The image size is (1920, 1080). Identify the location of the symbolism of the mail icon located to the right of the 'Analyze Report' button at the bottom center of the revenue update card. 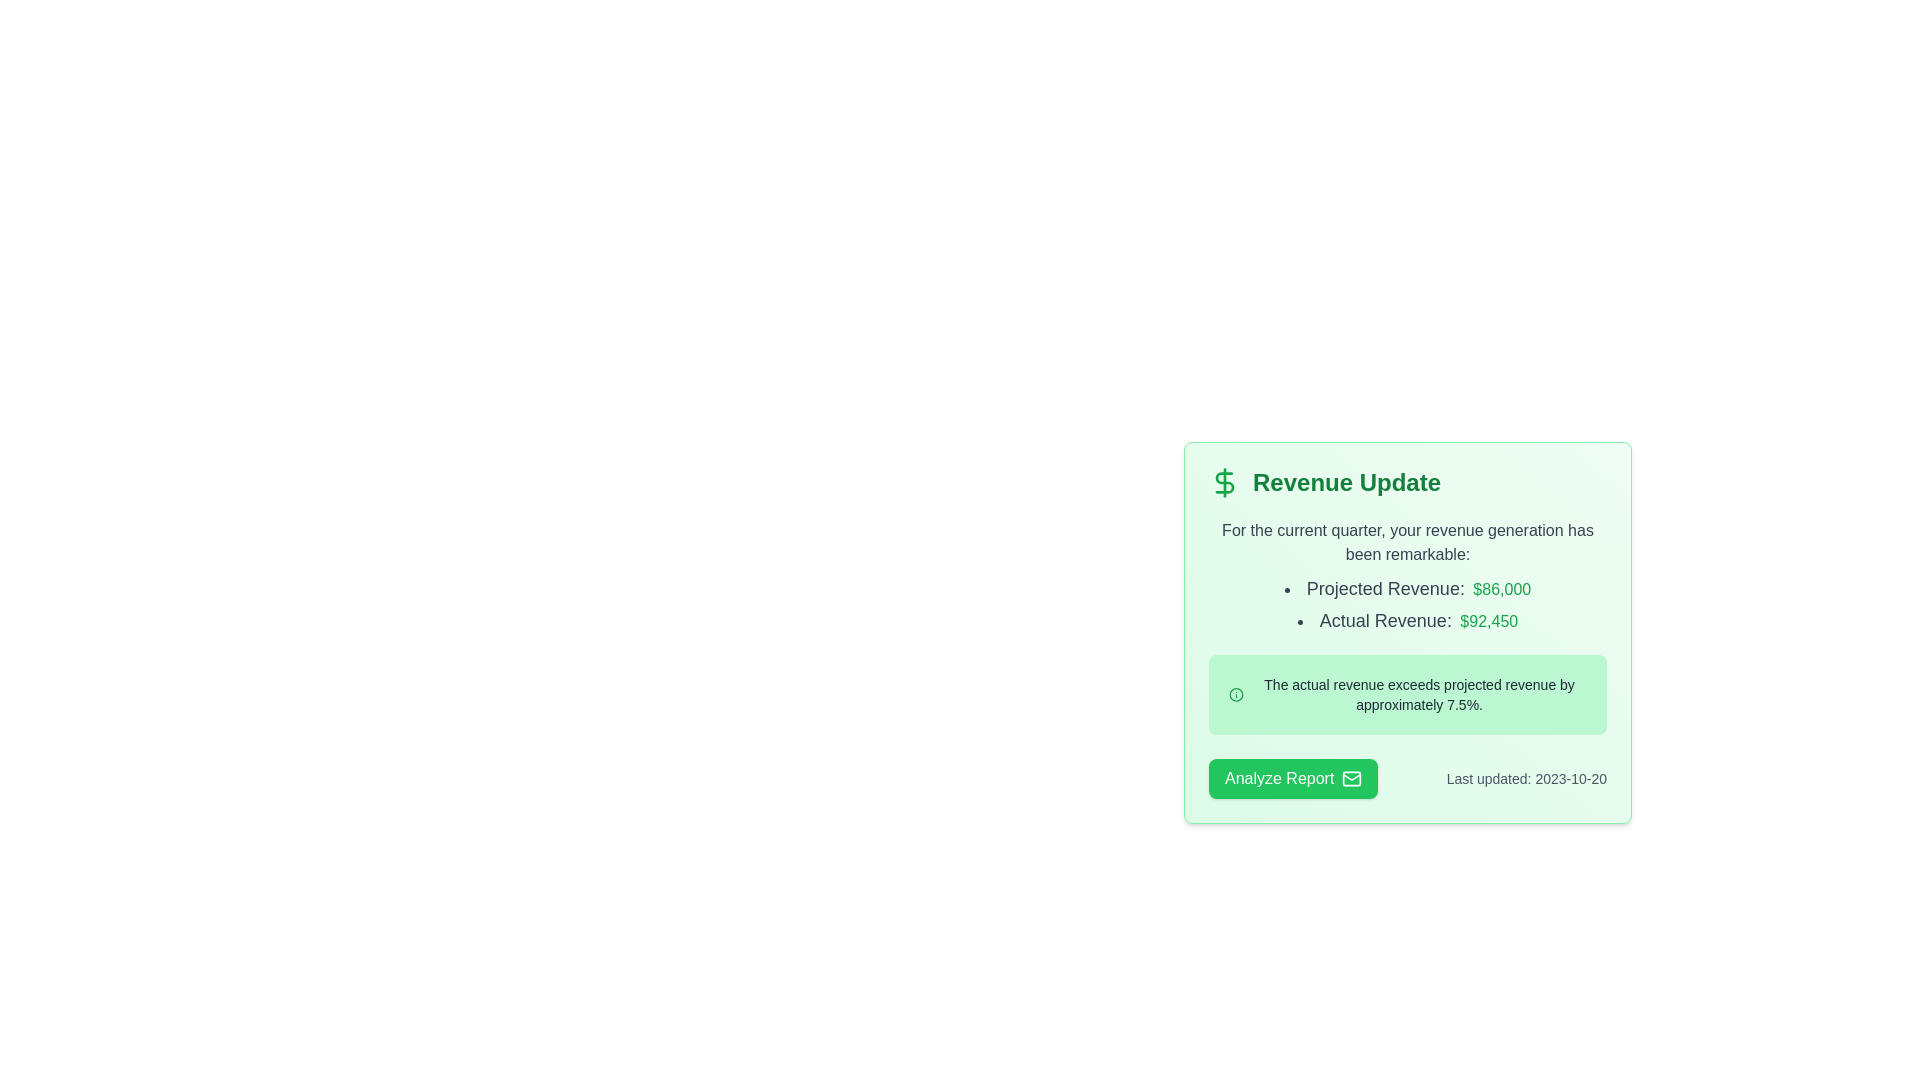
(1352, 778).